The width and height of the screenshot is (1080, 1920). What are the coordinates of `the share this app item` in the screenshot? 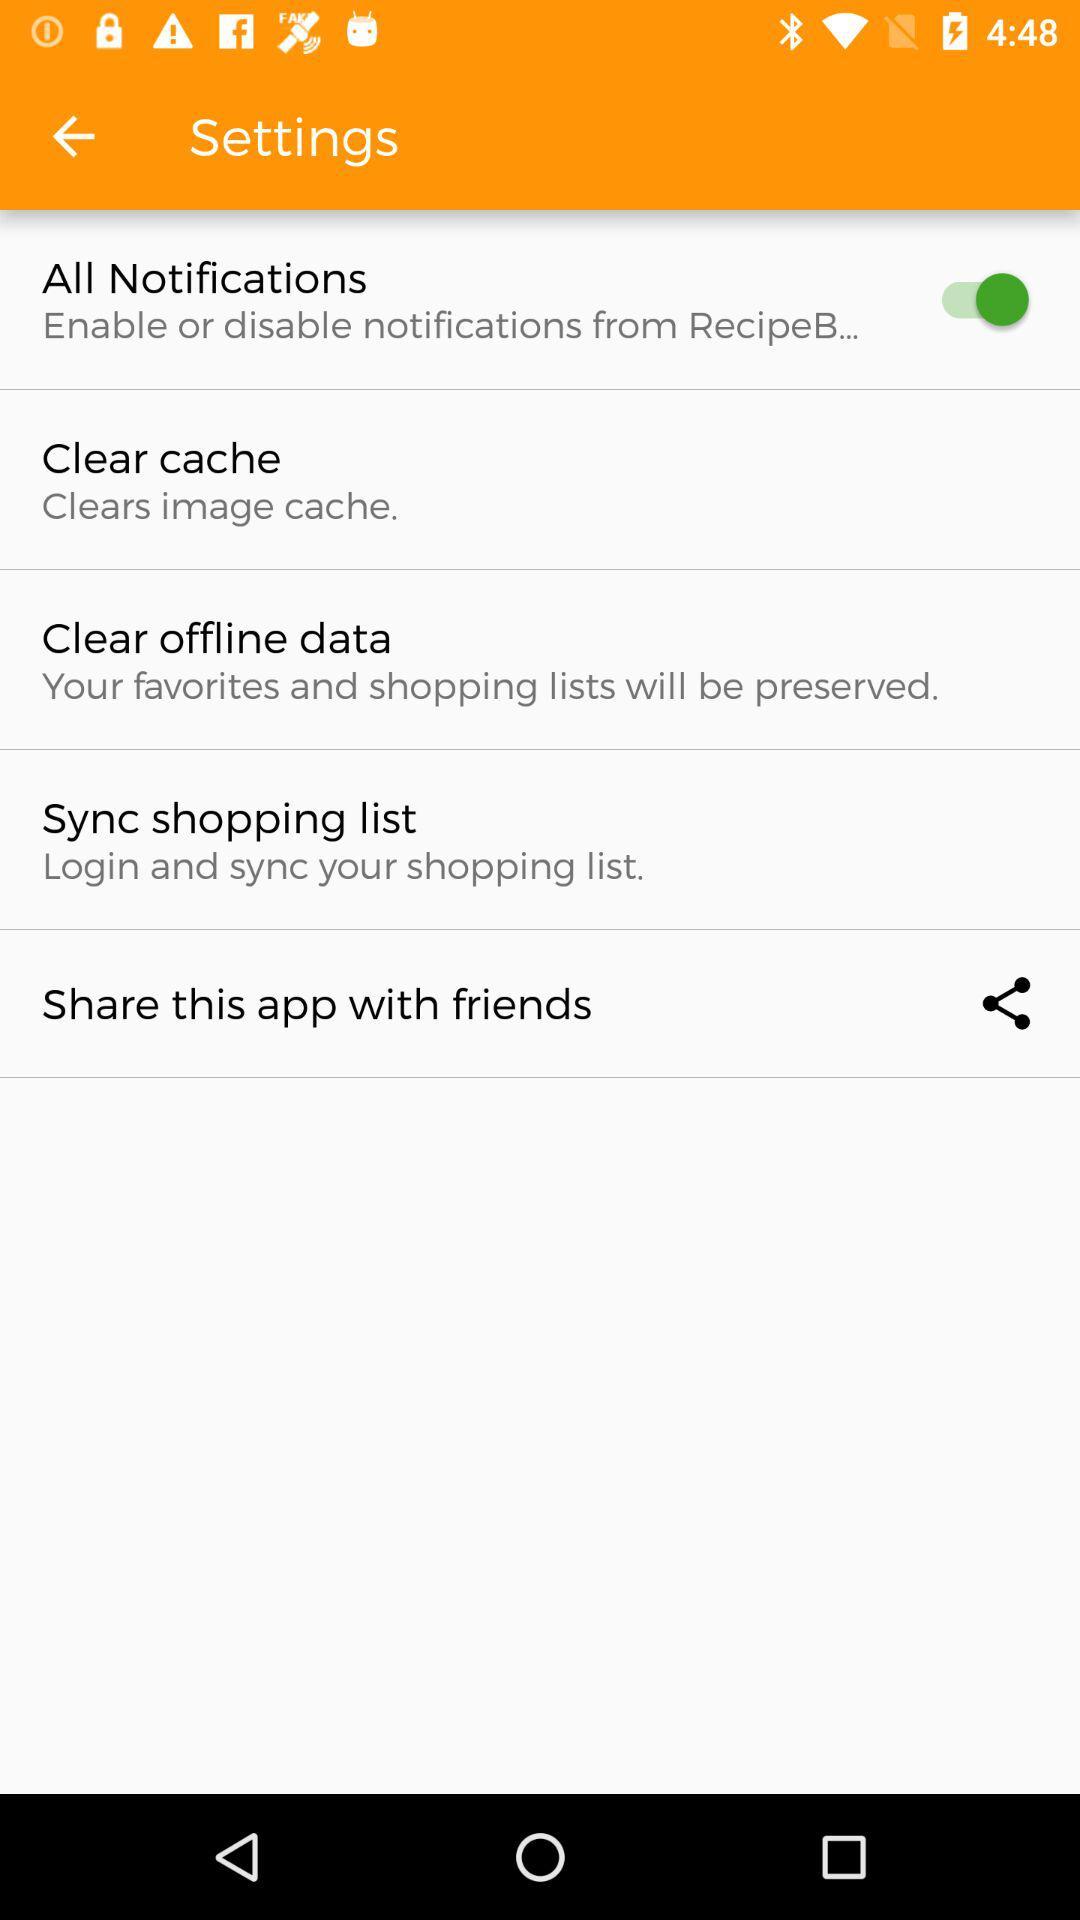 It's located at (540, 1003).